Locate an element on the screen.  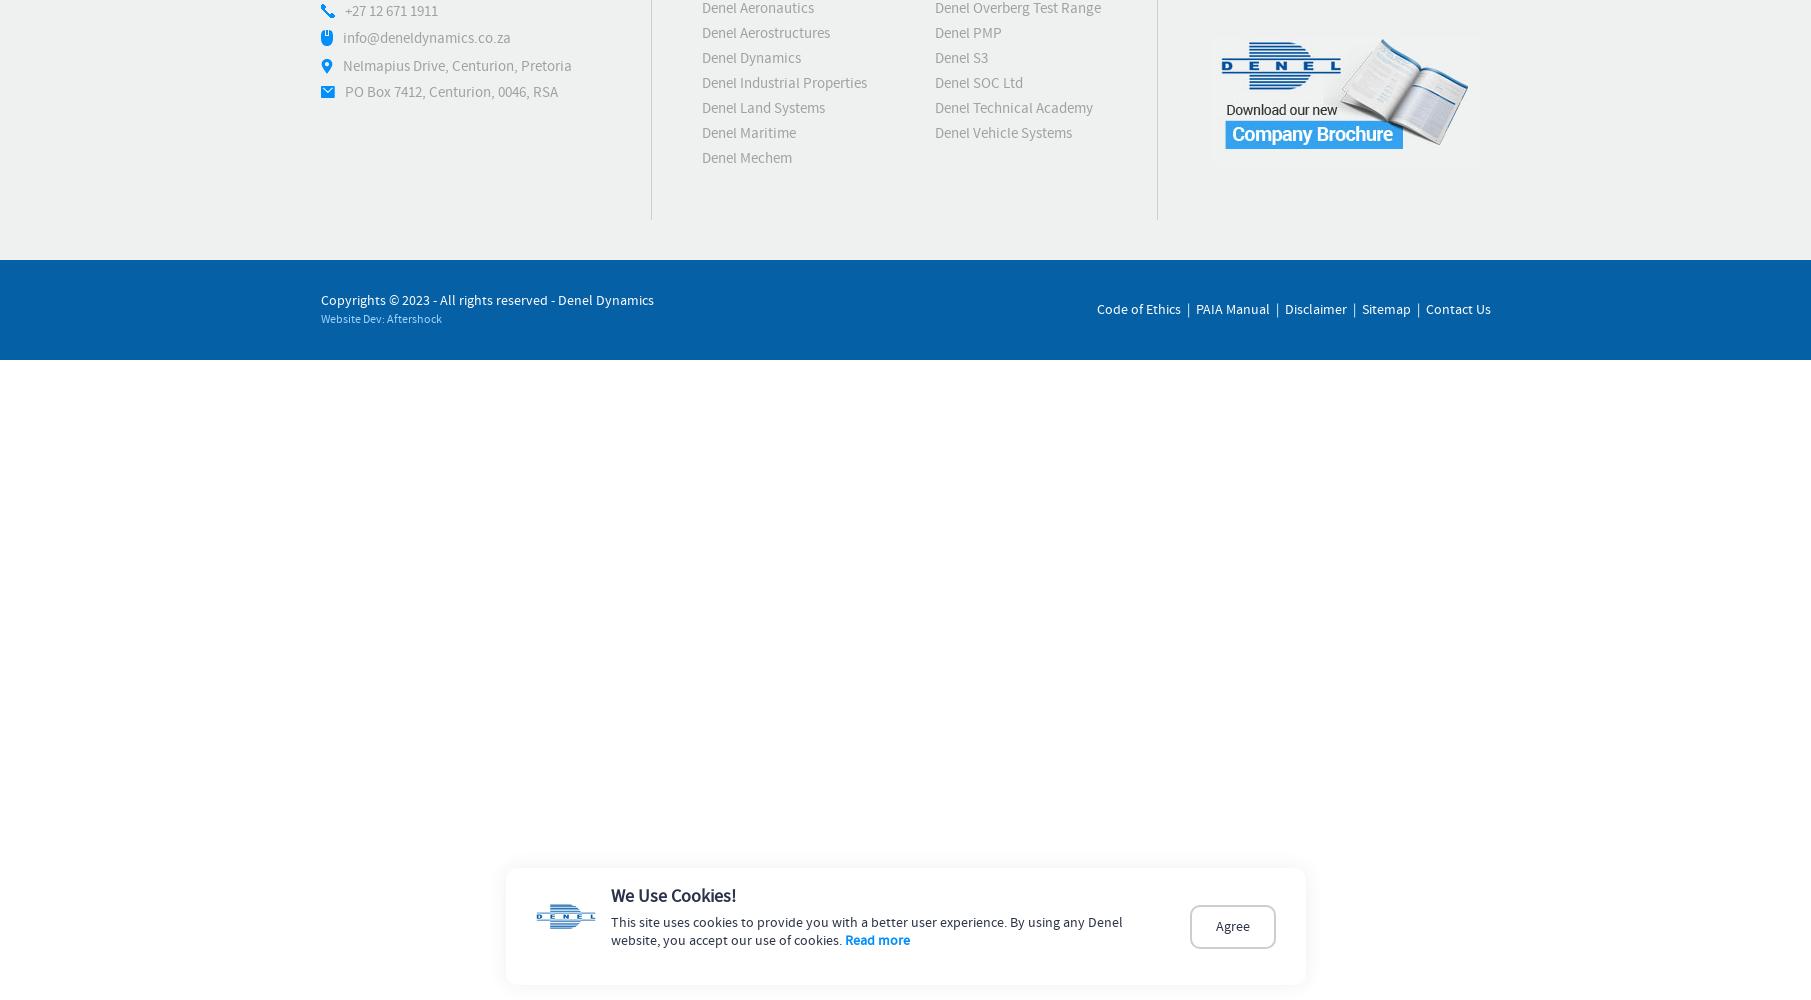
'Denel PMP' is located at coordinates (967, 33).